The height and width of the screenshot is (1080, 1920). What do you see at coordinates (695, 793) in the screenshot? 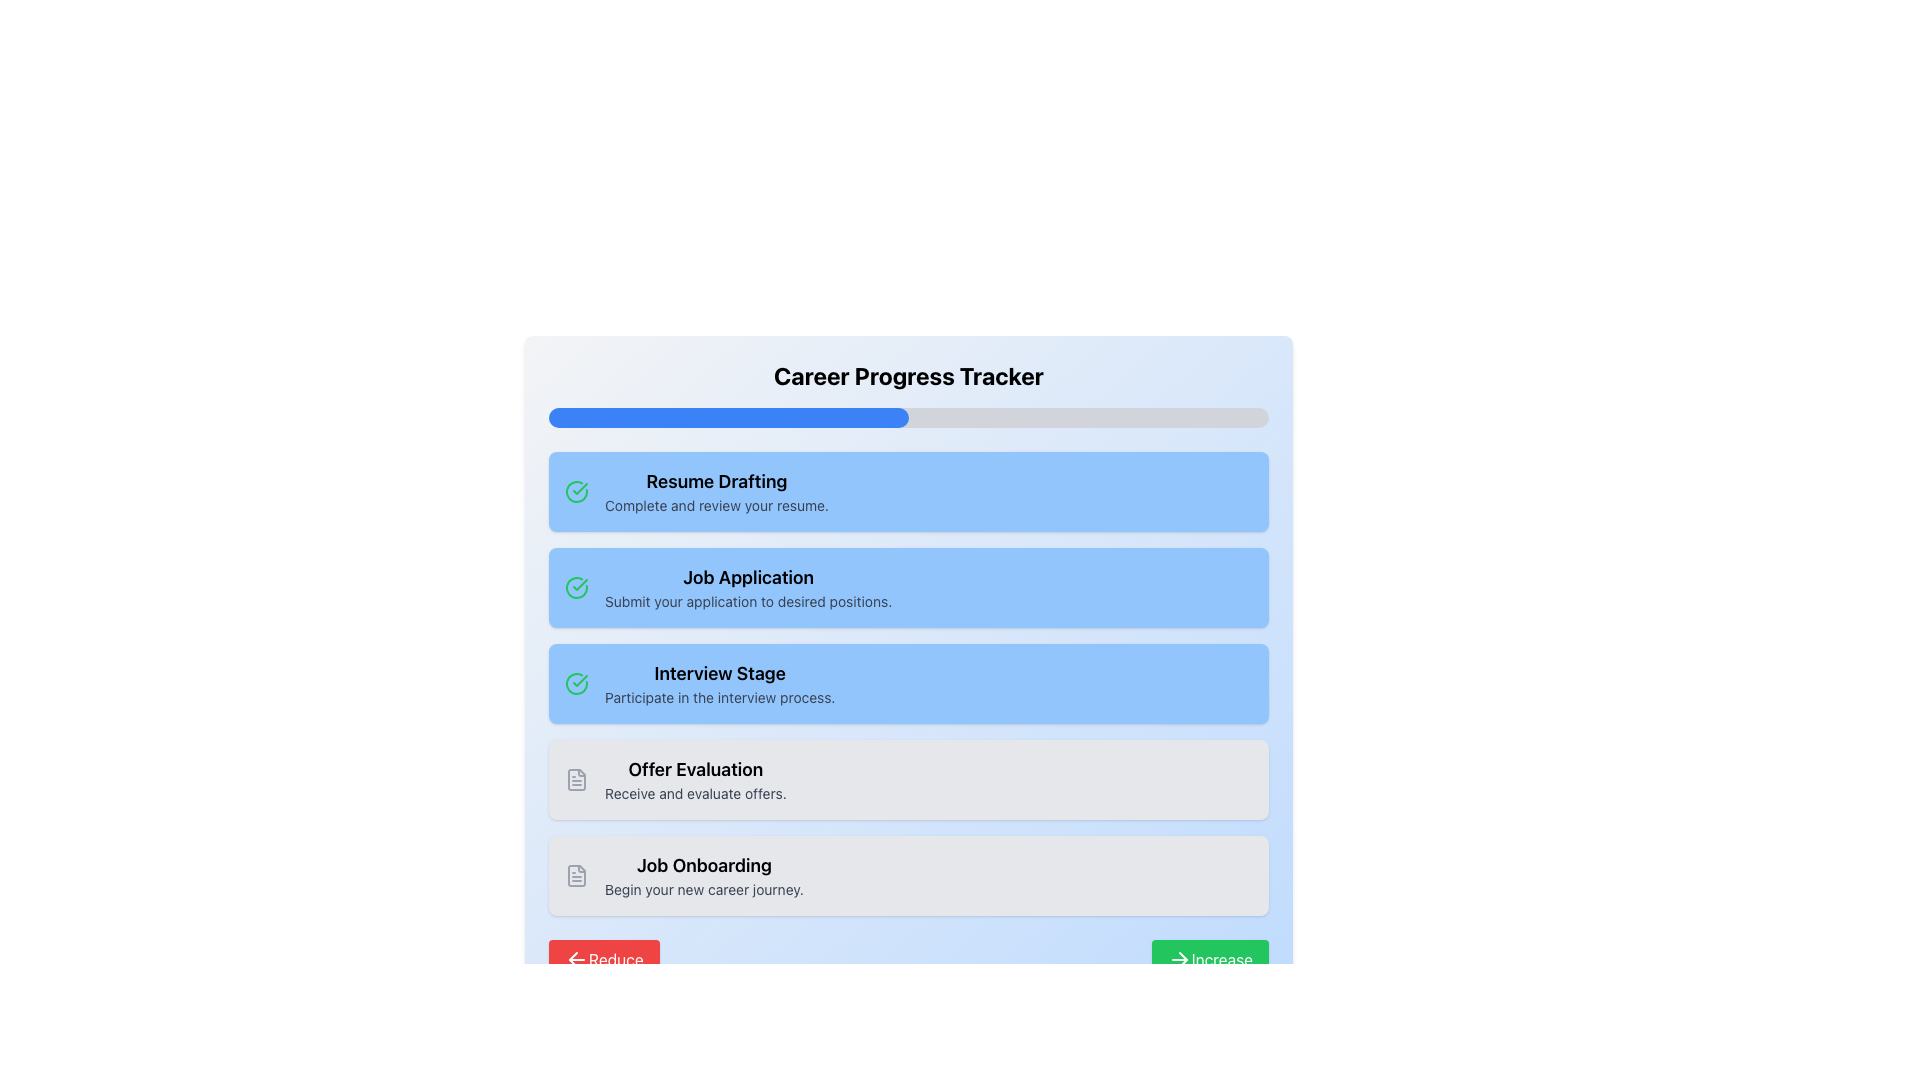
I see `descriptive text located in the 'Offer Evaluation' section of the 'Career Progress Tracker' interface, positioned directly below the 'Offer Evaluation' heading` at bounding box center [695, 793].